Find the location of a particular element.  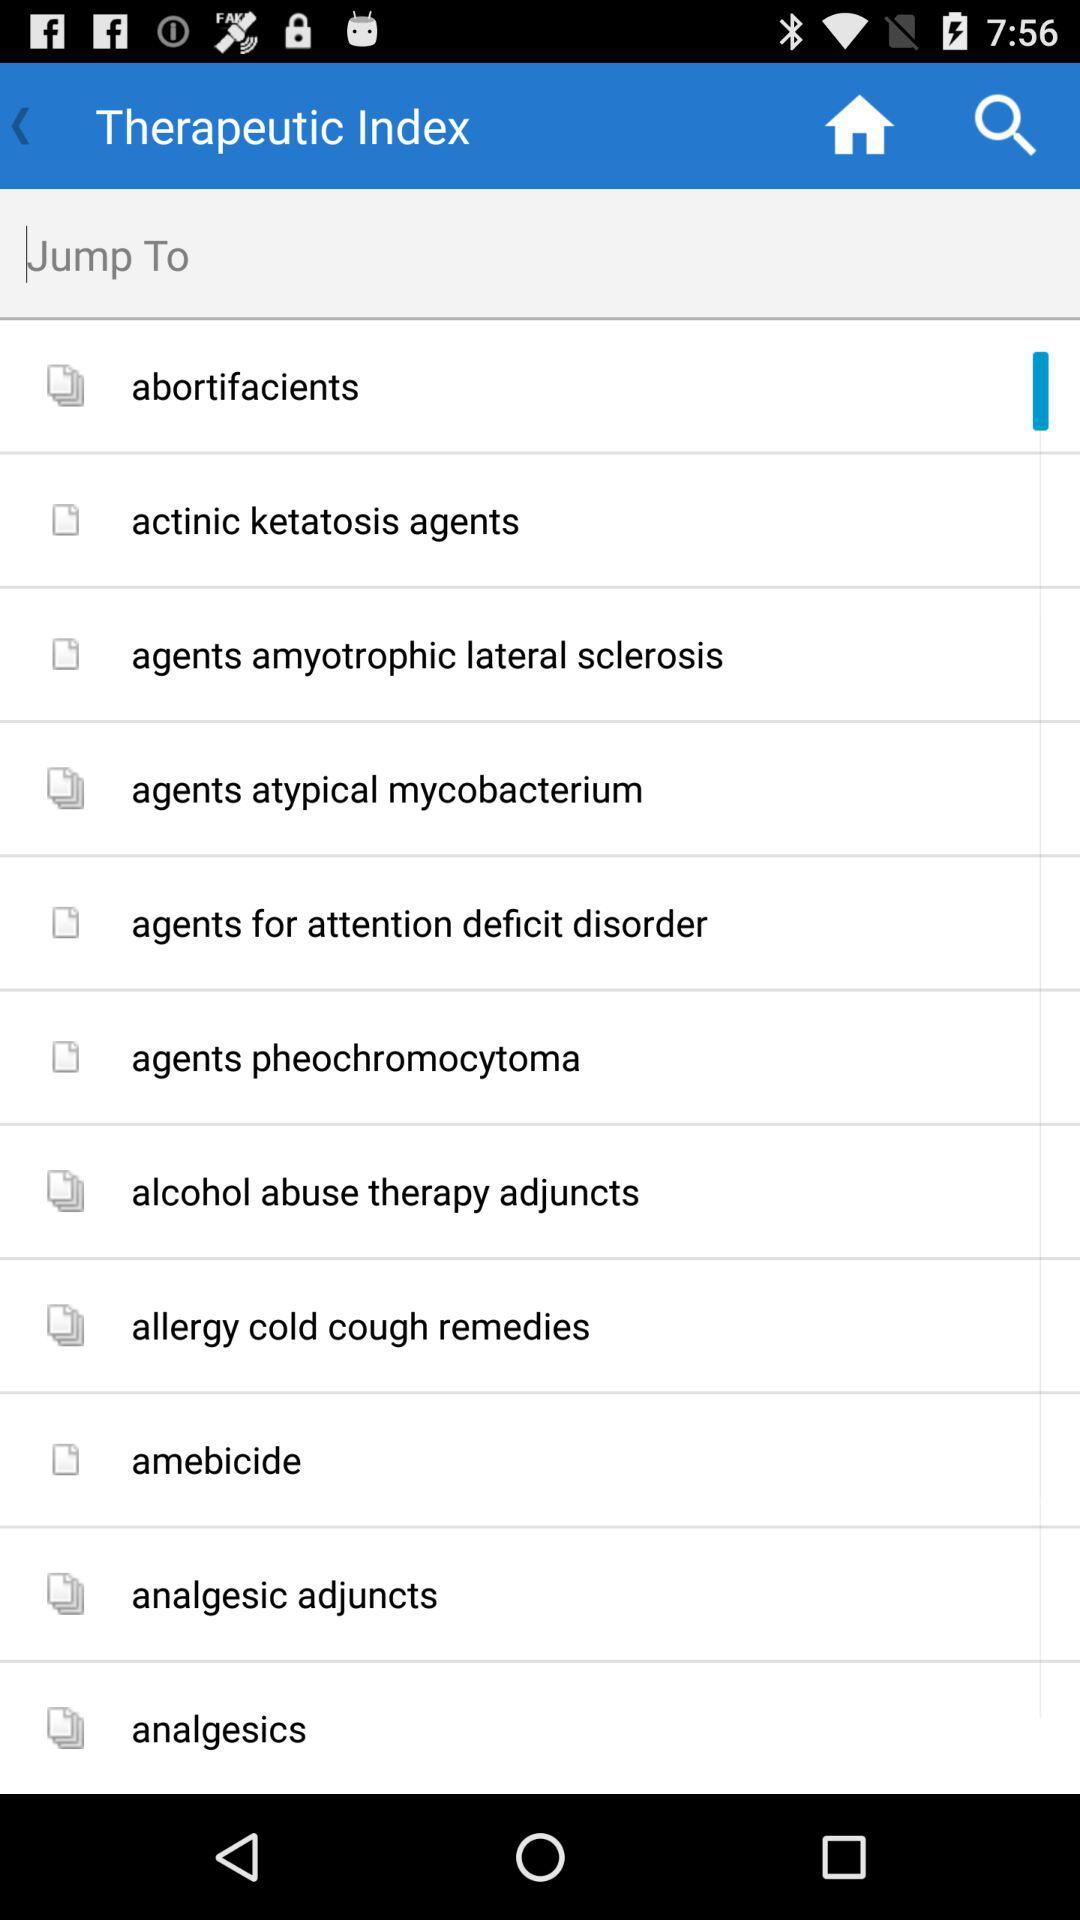

the icon above allergy cold cough app is located at coordinates (597, 1191).